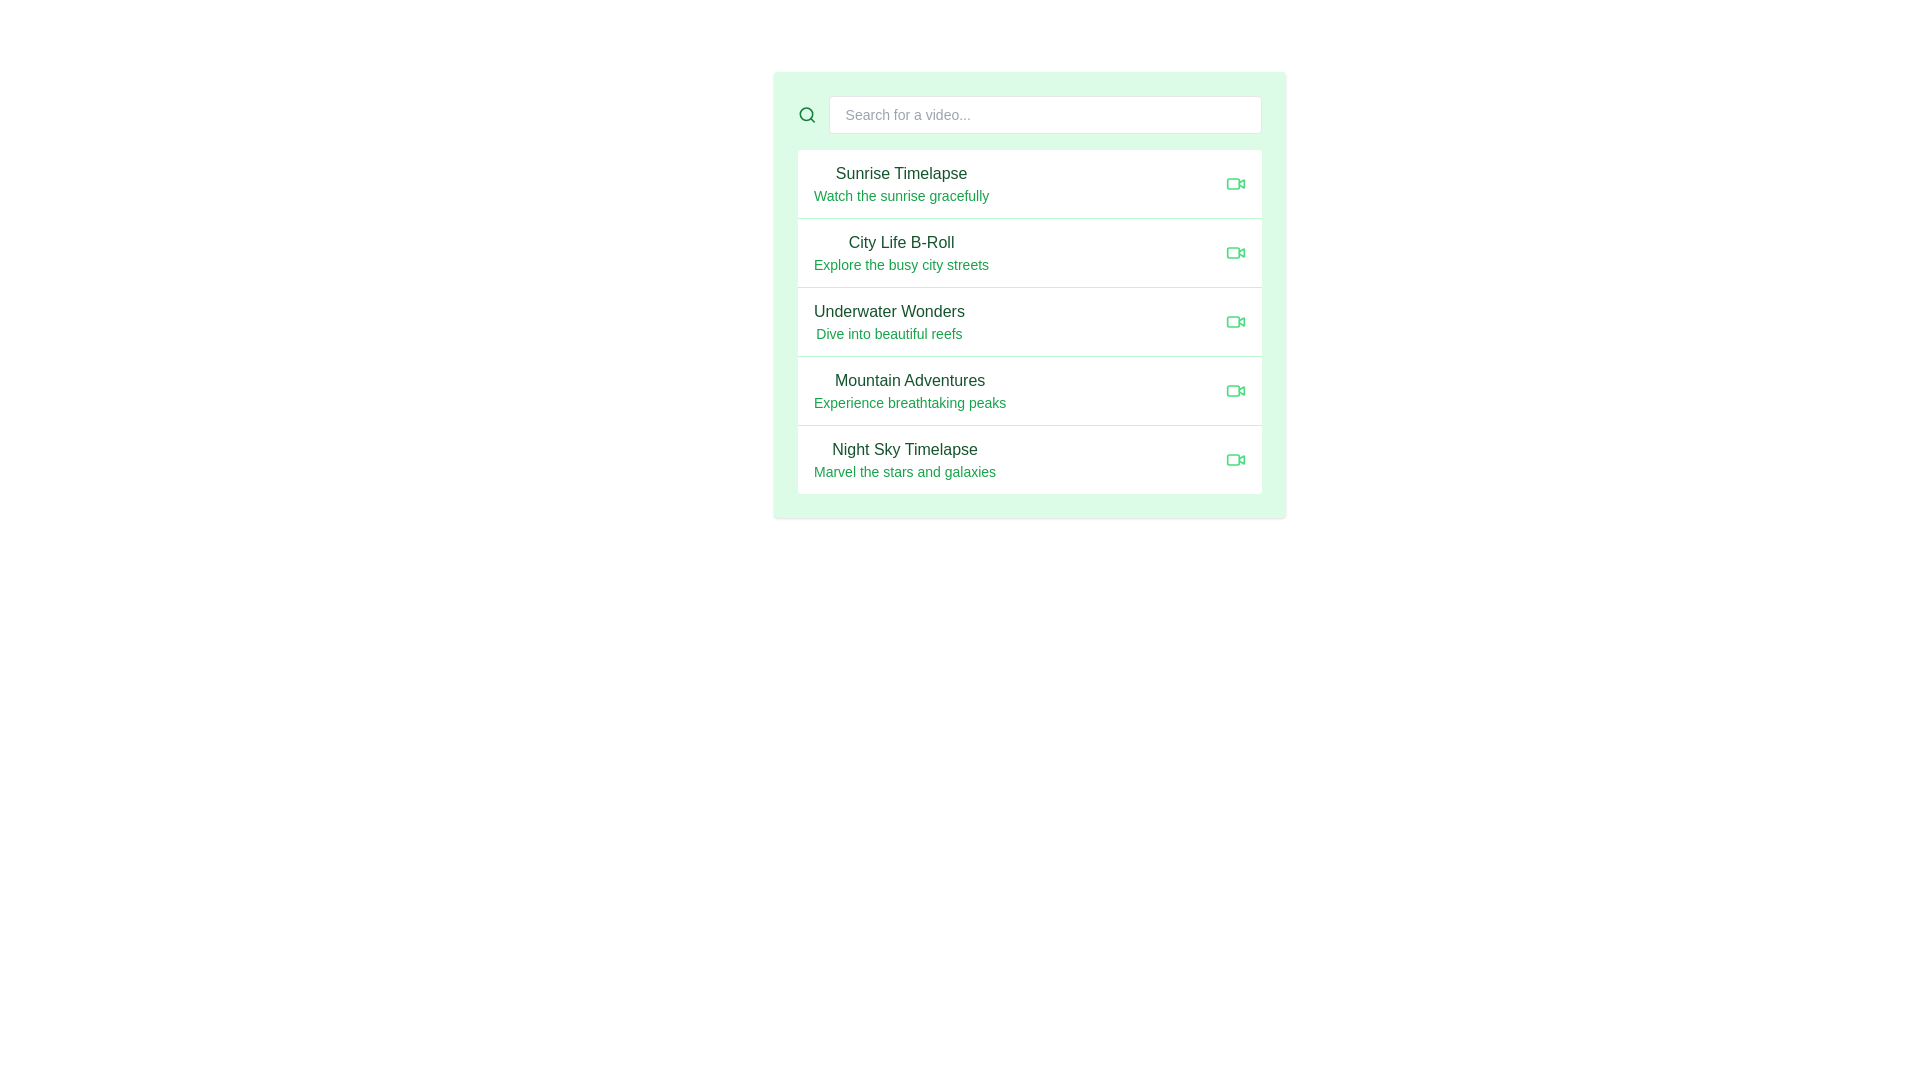 This screenshot has height=1080, width=1920. I want to click on the Text Label that reads 'Marvel the stars and galaxies', which is styled with a smaller font size and green color, located below the 'Night Sky Timelapse' heading, so click(904, 471).